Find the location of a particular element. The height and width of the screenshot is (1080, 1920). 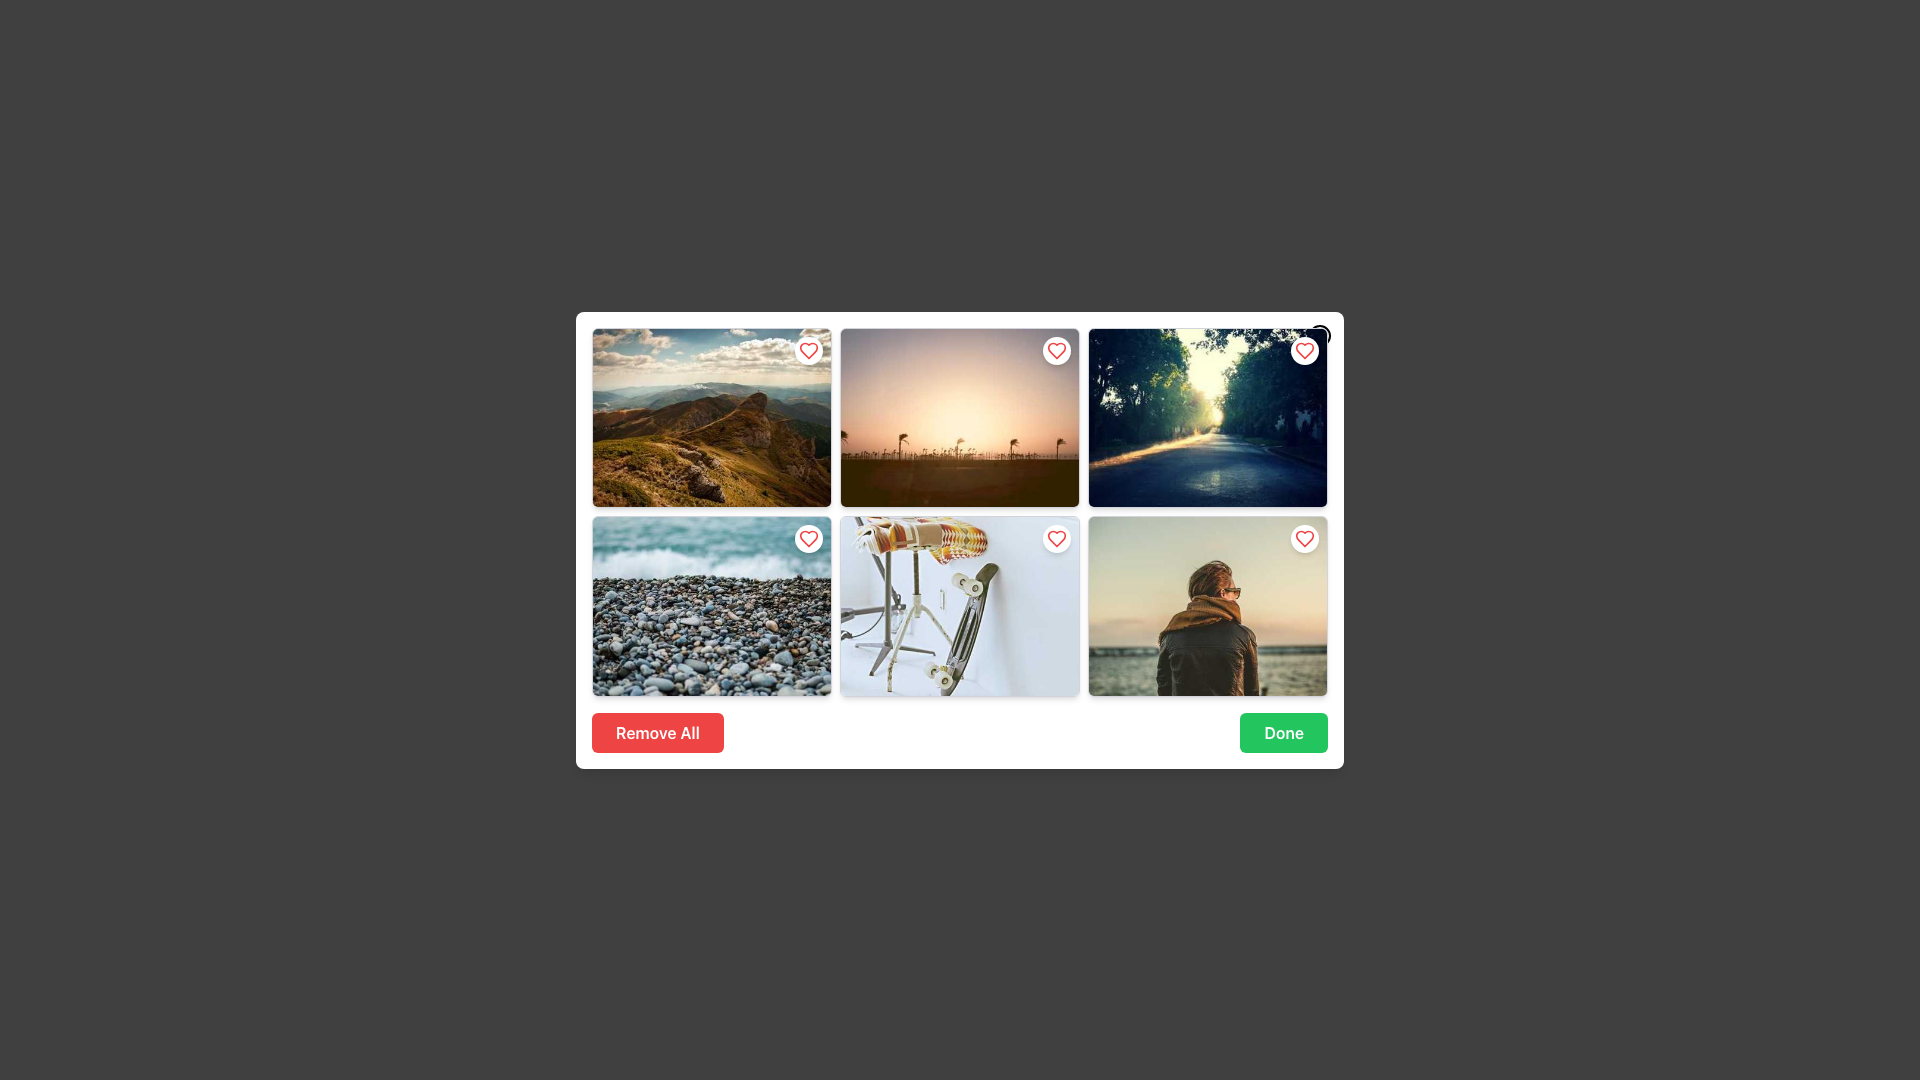

the heart icon button located at the top-right corner of the bottom-right image card is located at coordinates (1305, 538).